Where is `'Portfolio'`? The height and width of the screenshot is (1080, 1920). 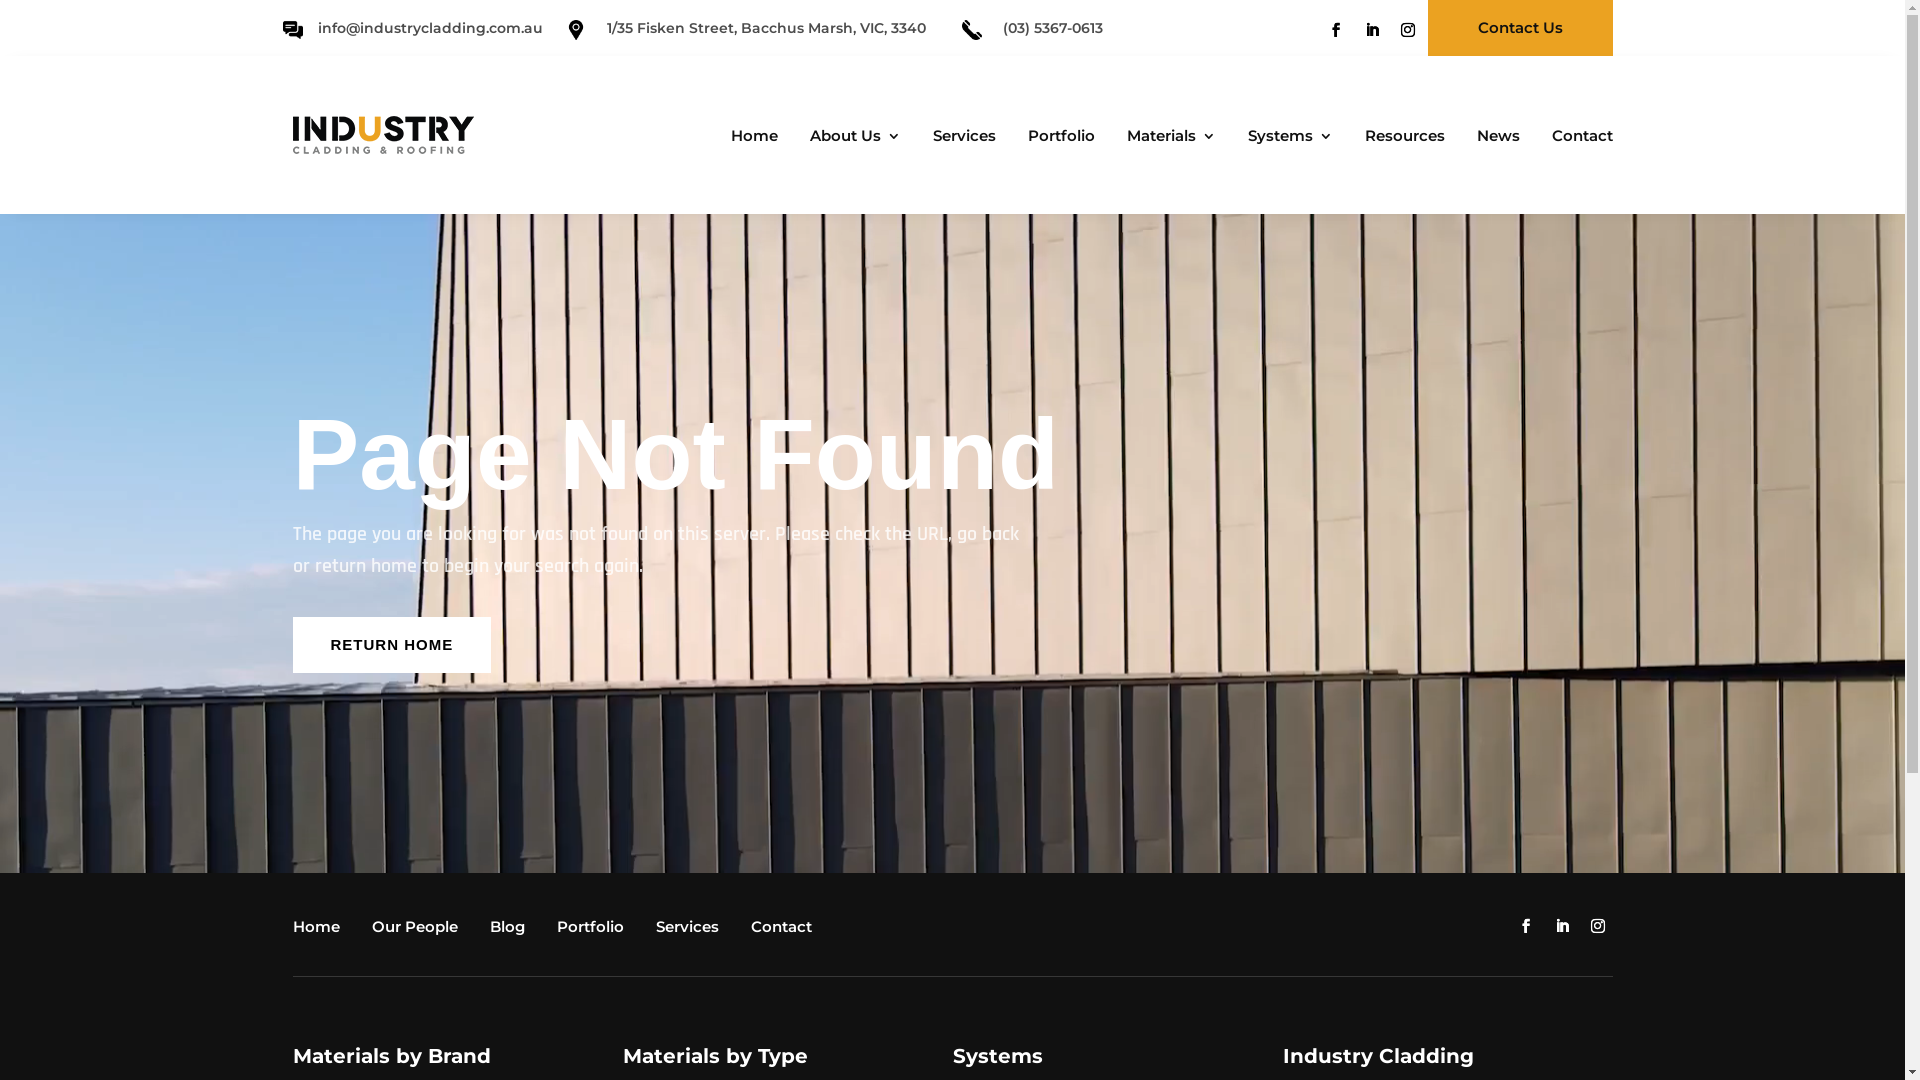 'Portfolio' is located at coordinates (593, 930).